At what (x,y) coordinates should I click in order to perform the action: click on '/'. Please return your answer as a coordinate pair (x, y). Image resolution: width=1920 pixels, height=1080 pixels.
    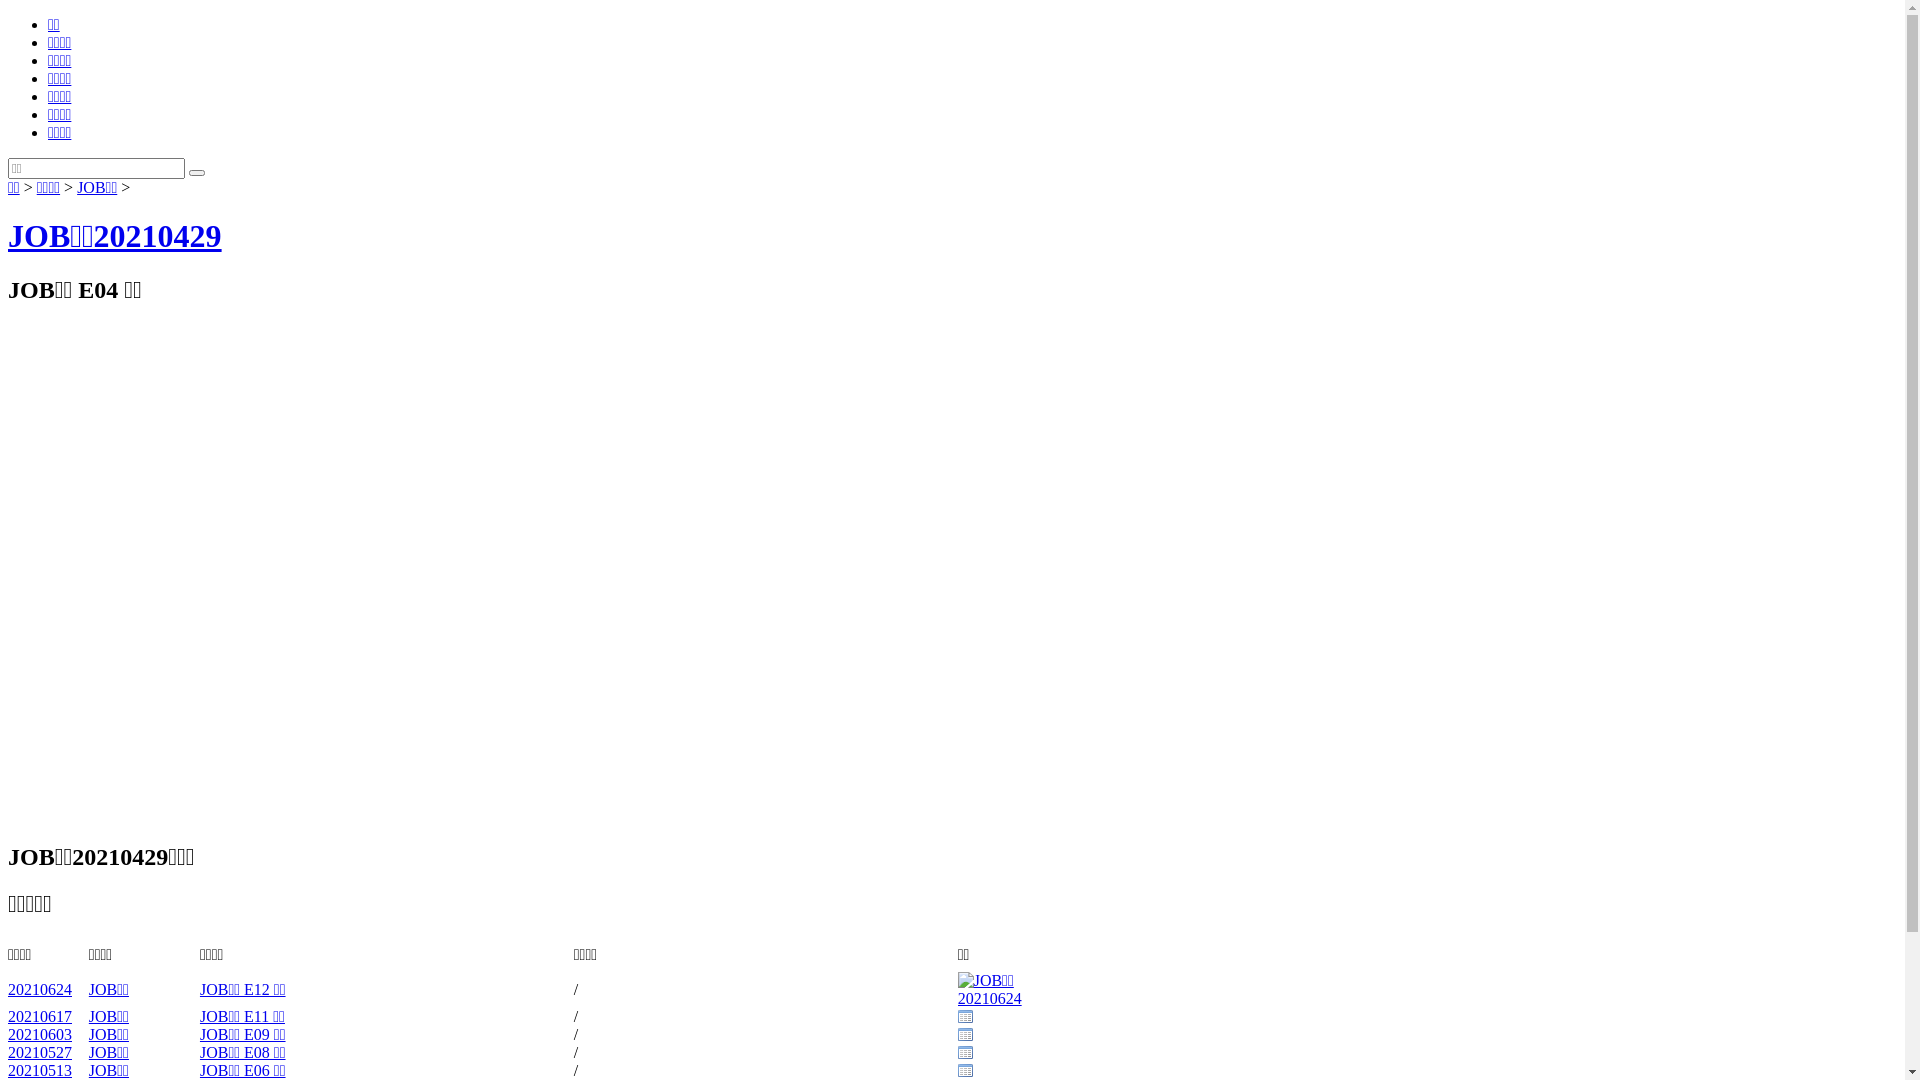
    Looking at the image, I should click on (575, 1034).